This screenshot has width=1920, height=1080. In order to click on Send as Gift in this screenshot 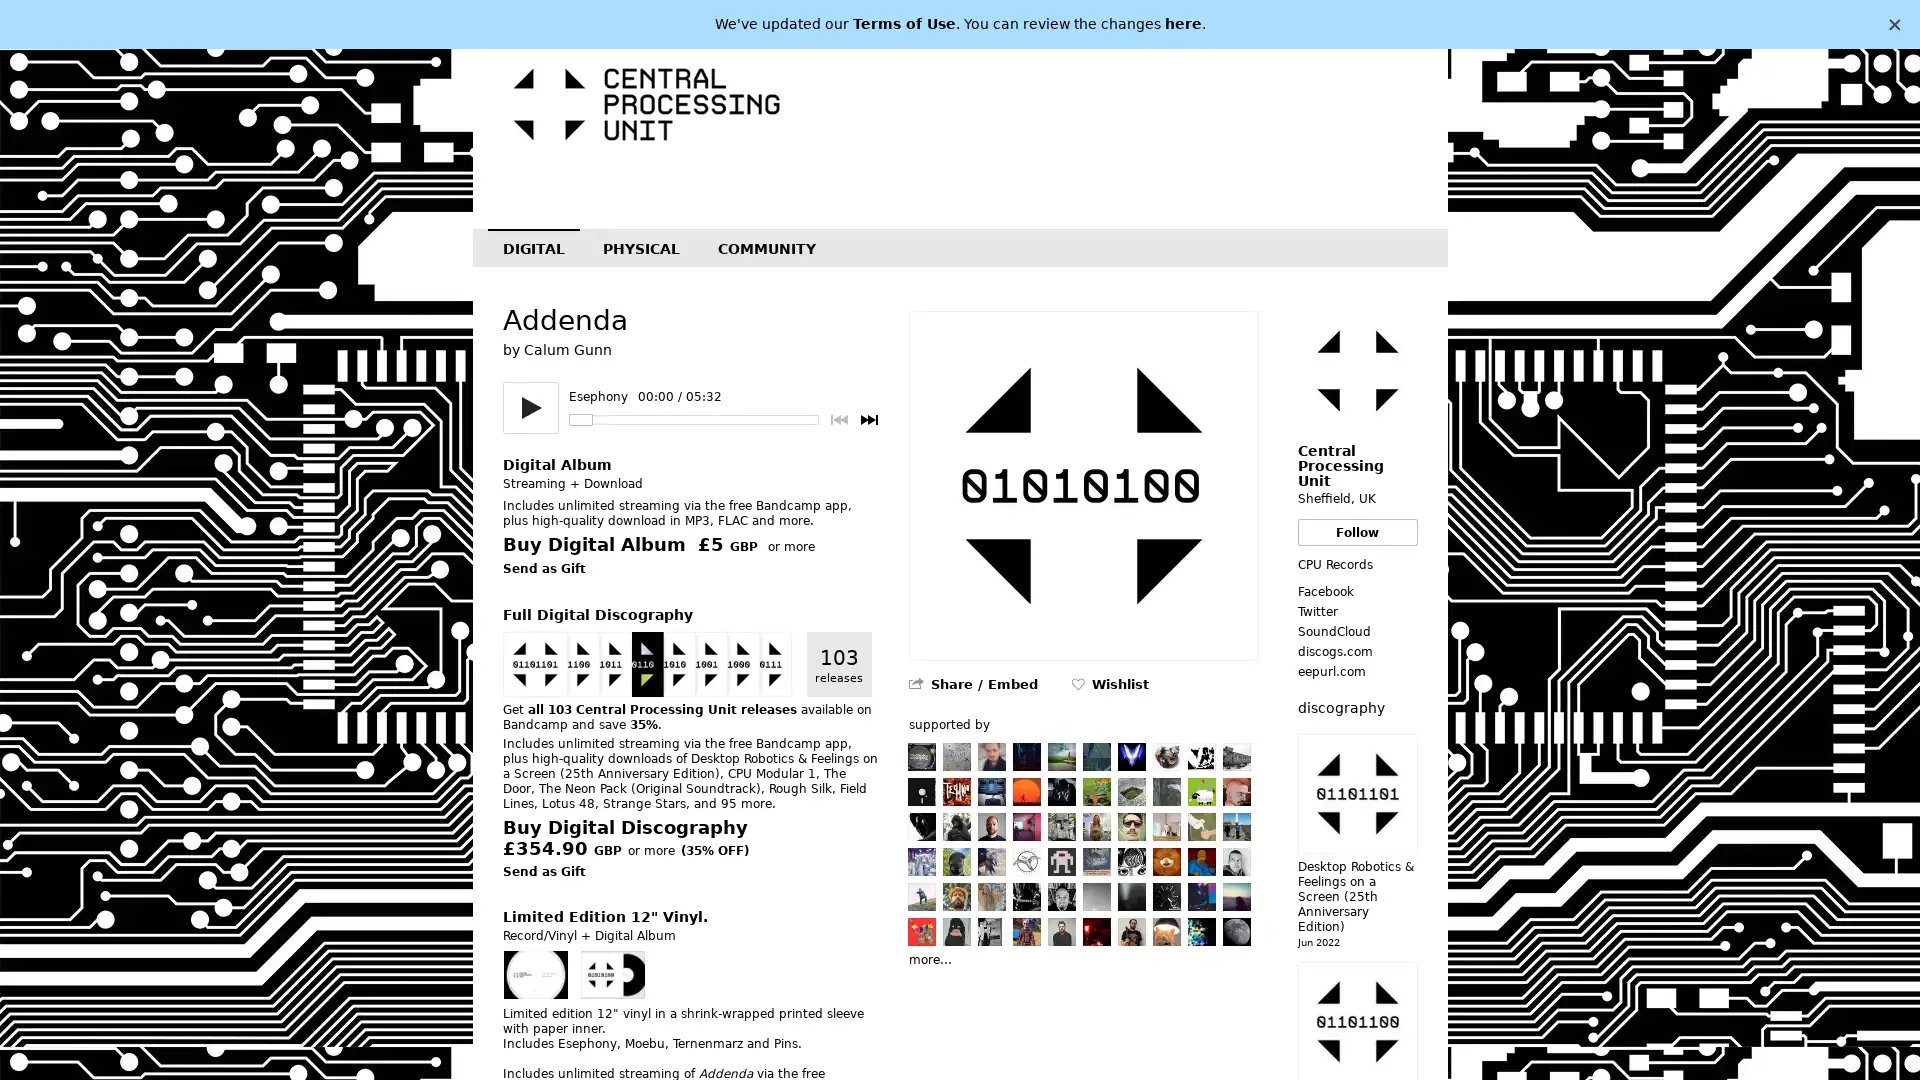, I will do `click(543, 570)`.